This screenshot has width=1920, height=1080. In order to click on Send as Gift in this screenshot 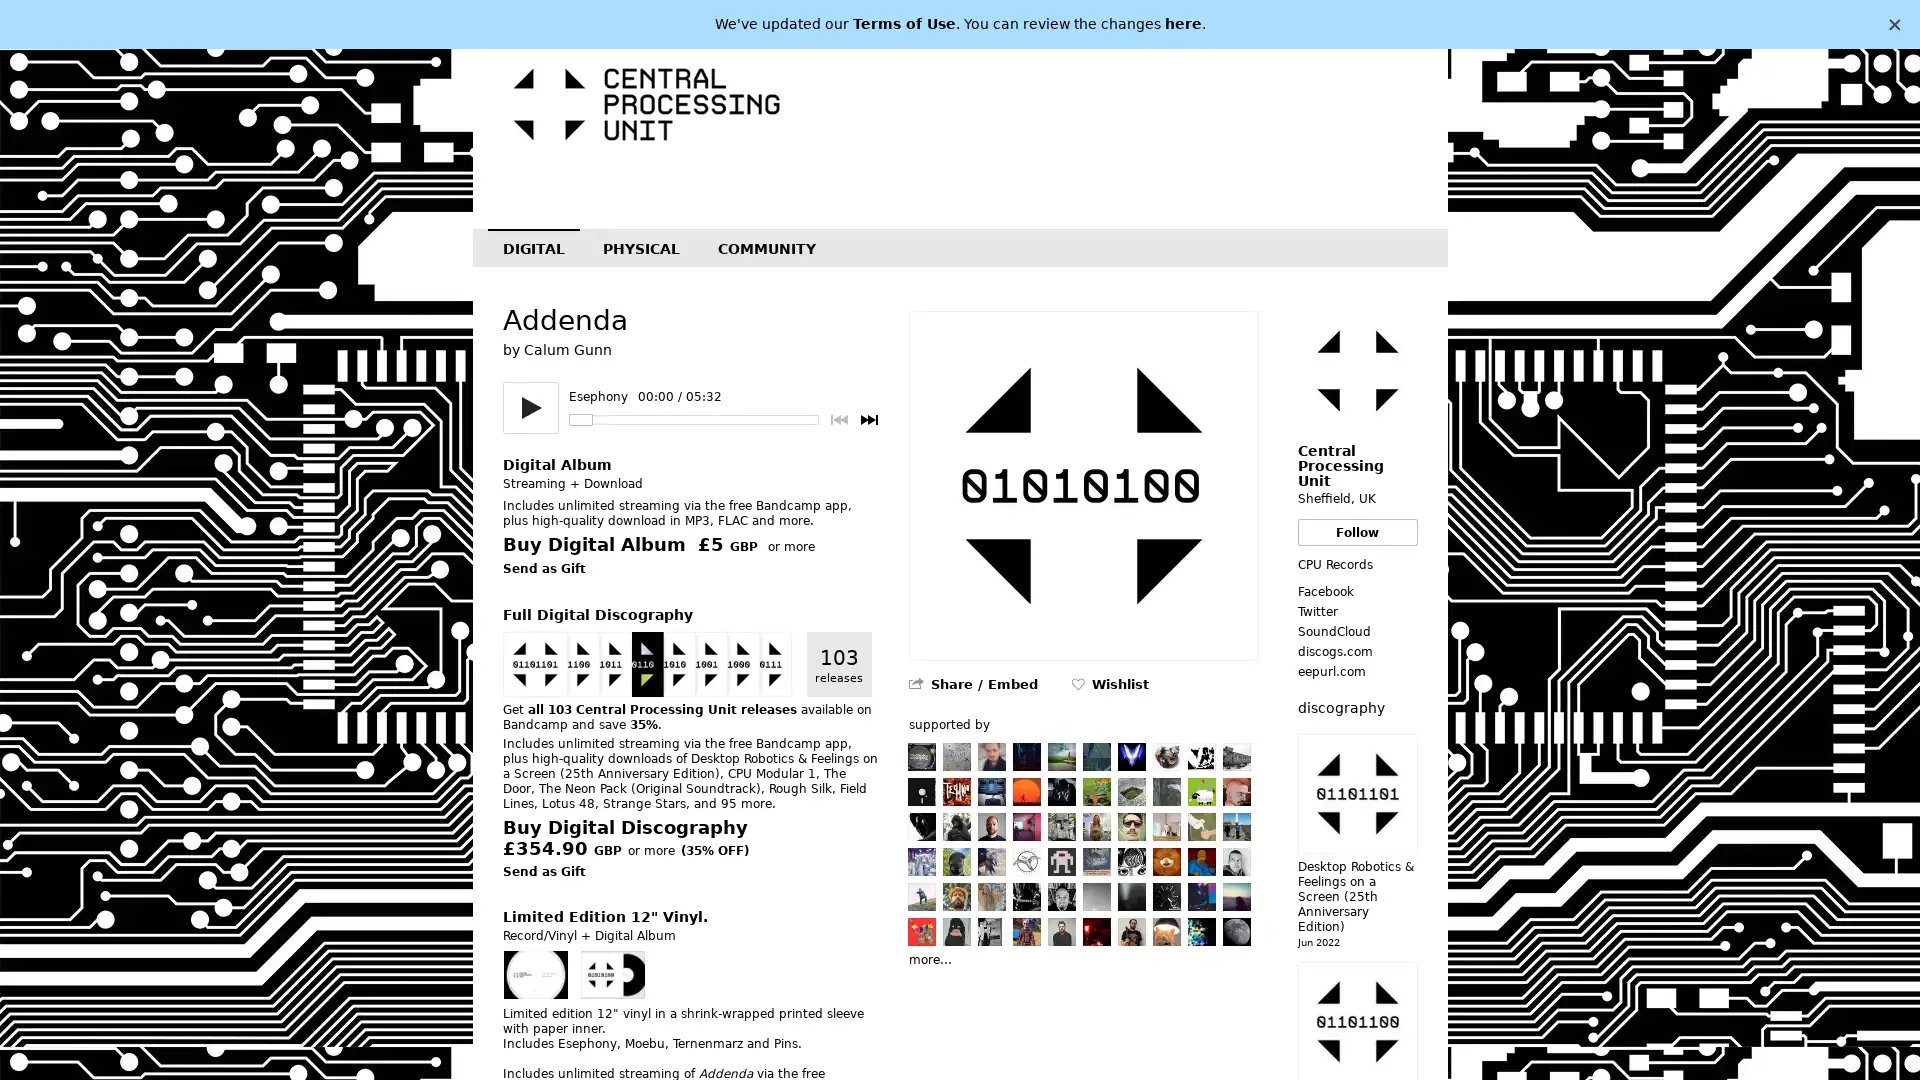, I will do `click(543, 570)`.